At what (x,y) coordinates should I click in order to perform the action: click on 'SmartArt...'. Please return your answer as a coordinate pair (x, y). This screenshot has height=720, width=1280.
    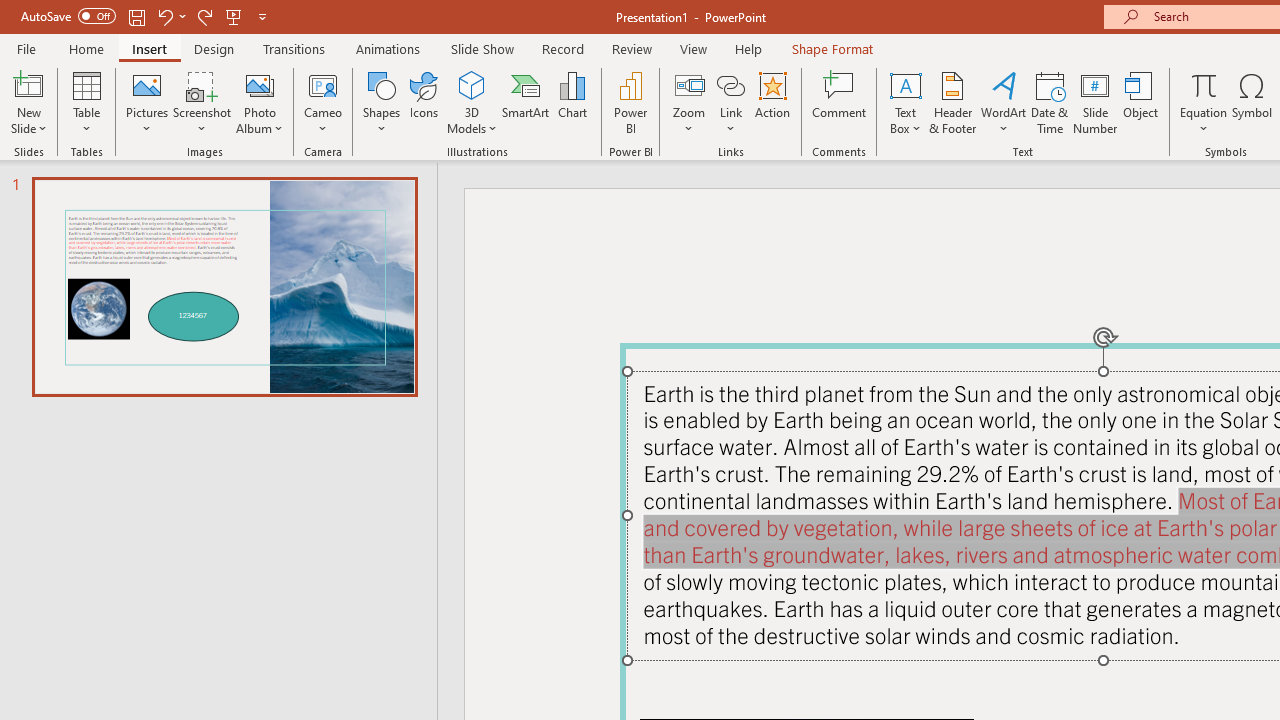
    Looking at the image, I should click on (526, 103).